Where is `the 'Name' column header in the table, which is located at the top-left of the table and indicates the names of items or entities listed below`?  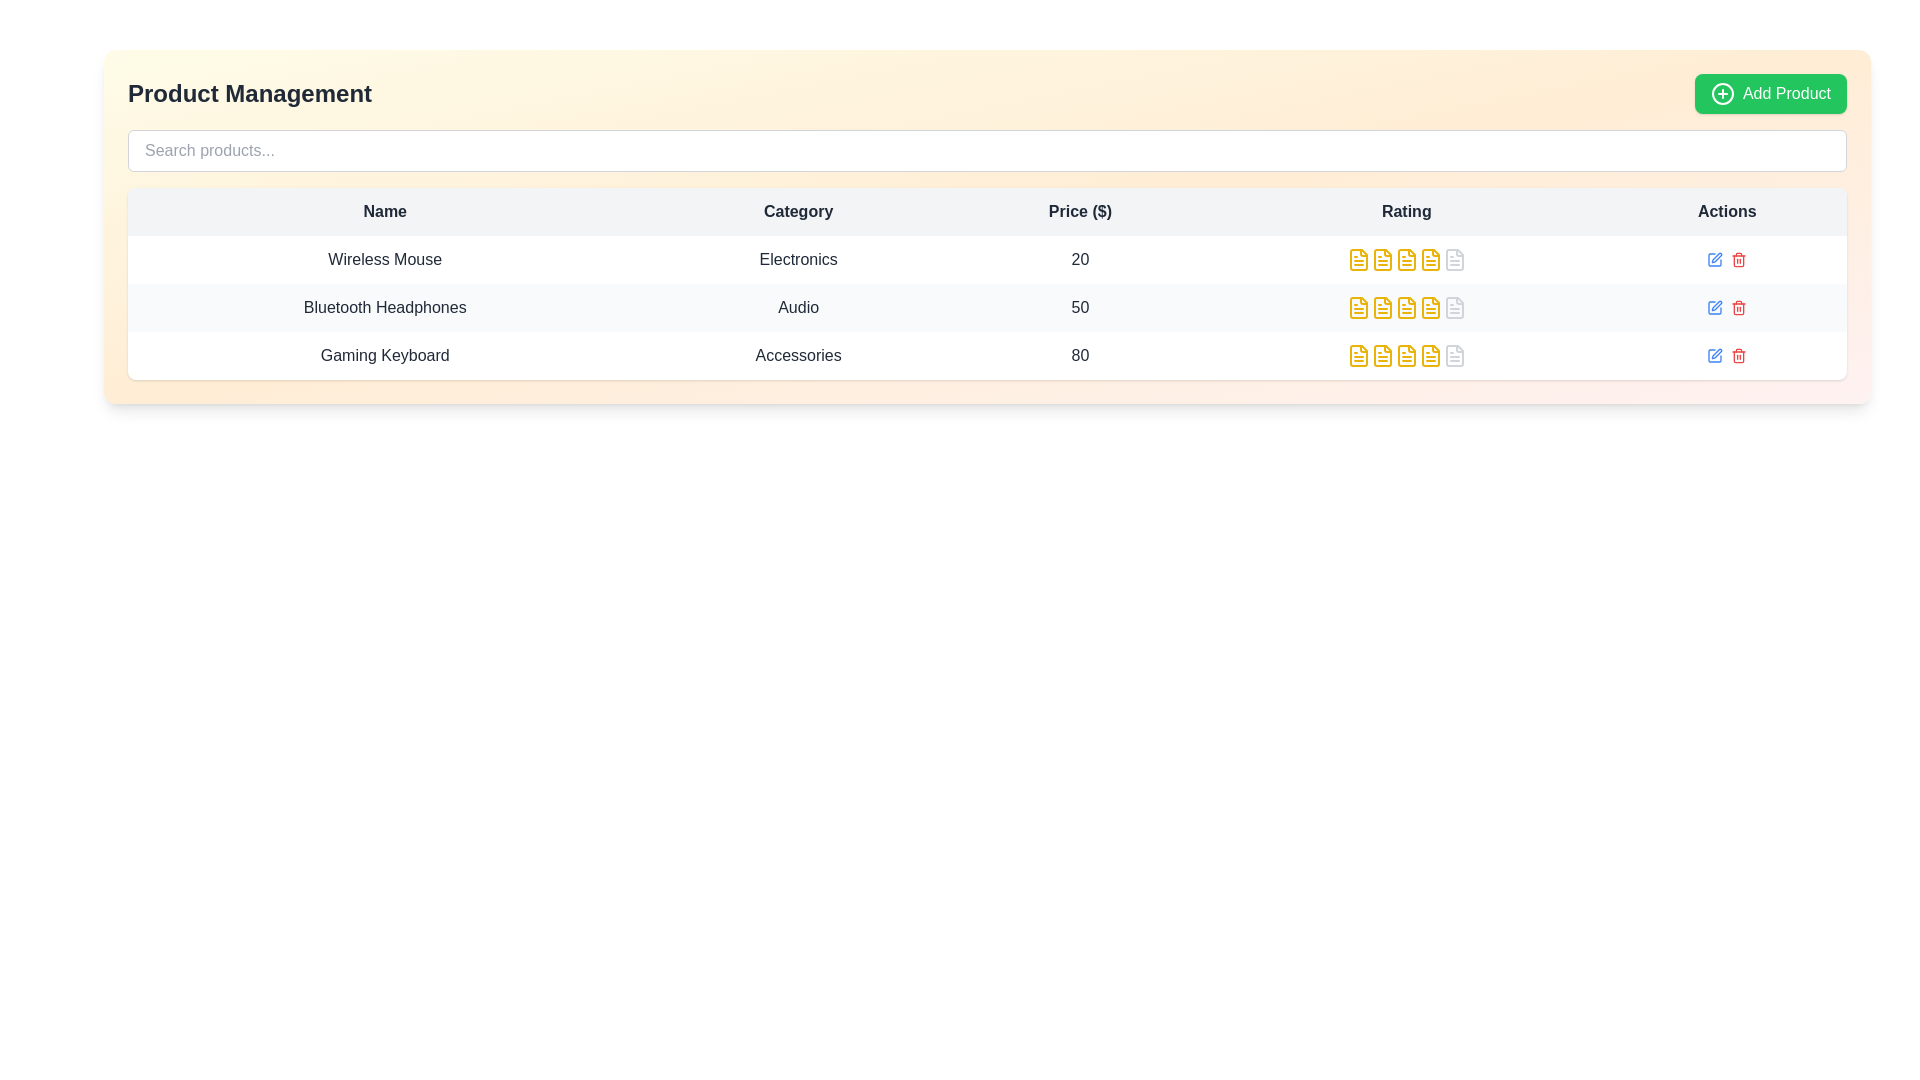 the 'Name' column header in the table, which is located at the top-left of the table and indicates the names of items or entities listed below is located at coordinates (385, 212).